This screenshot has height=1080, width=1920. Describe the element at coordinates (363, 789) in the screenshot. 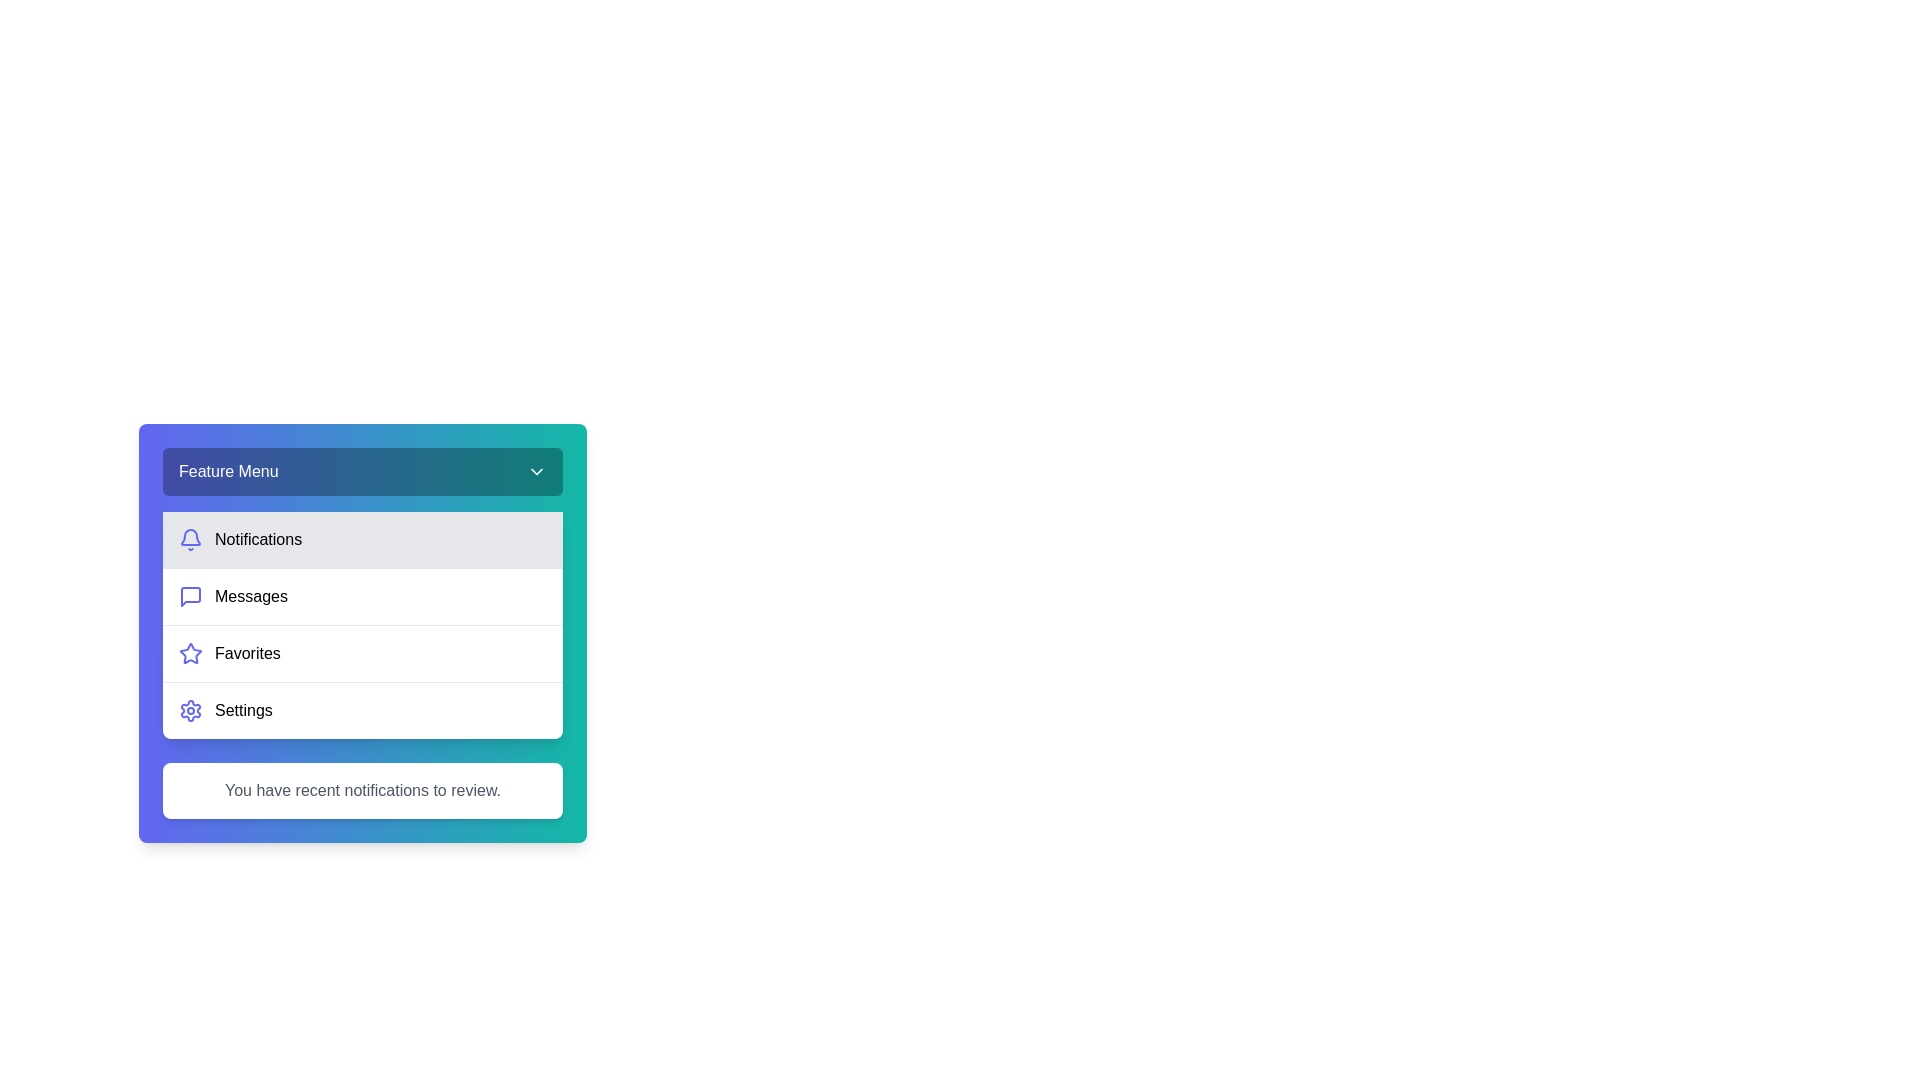

I see `the static text element that provides a summary of recent notifications, located within a white box with rounded corners near the bottom of the vertical menu interface` at that location.